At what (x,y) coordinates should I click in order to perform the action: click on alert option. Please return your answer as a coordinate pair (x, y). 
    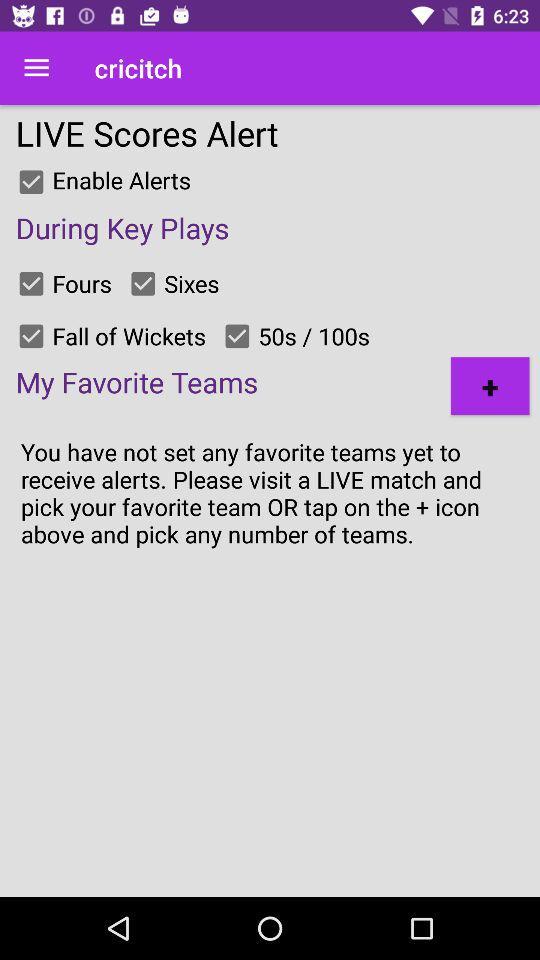
    Looking at the image, I should click on (30, 282).